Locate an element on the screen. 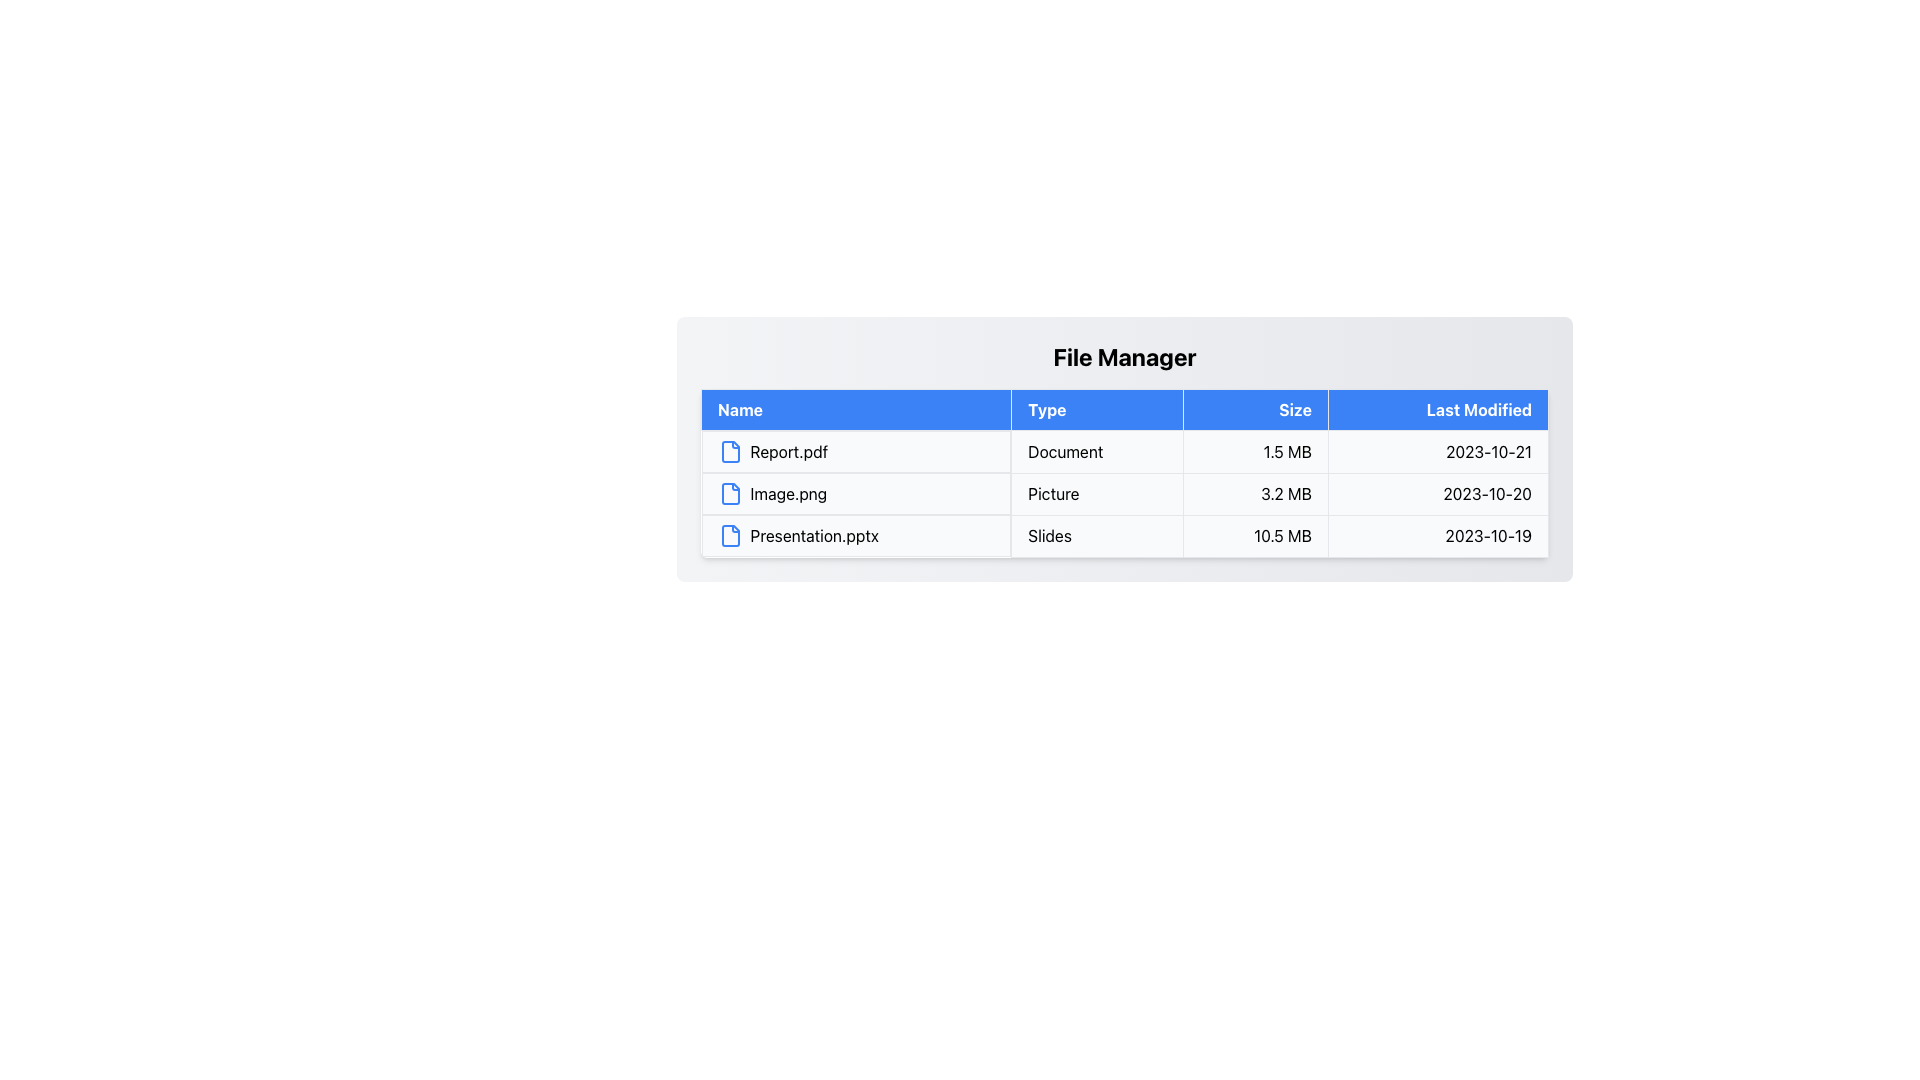 The width and height of the screenshot is (1920, 1080). the icon representing the 'Image.png' file, which is the leftmost element in its row is located at coordinates (729, 493).